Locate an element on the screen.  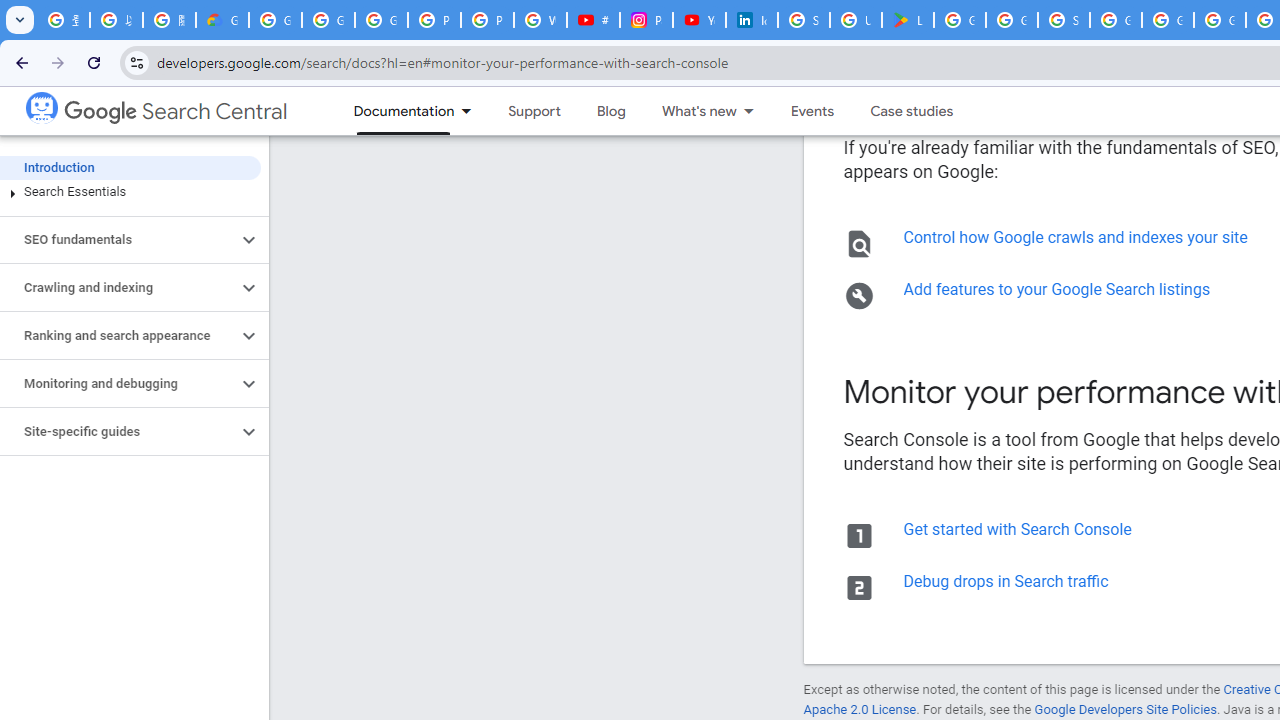
'Control how Google crawls and indexes your site' is located at coordinates (1074, 236).